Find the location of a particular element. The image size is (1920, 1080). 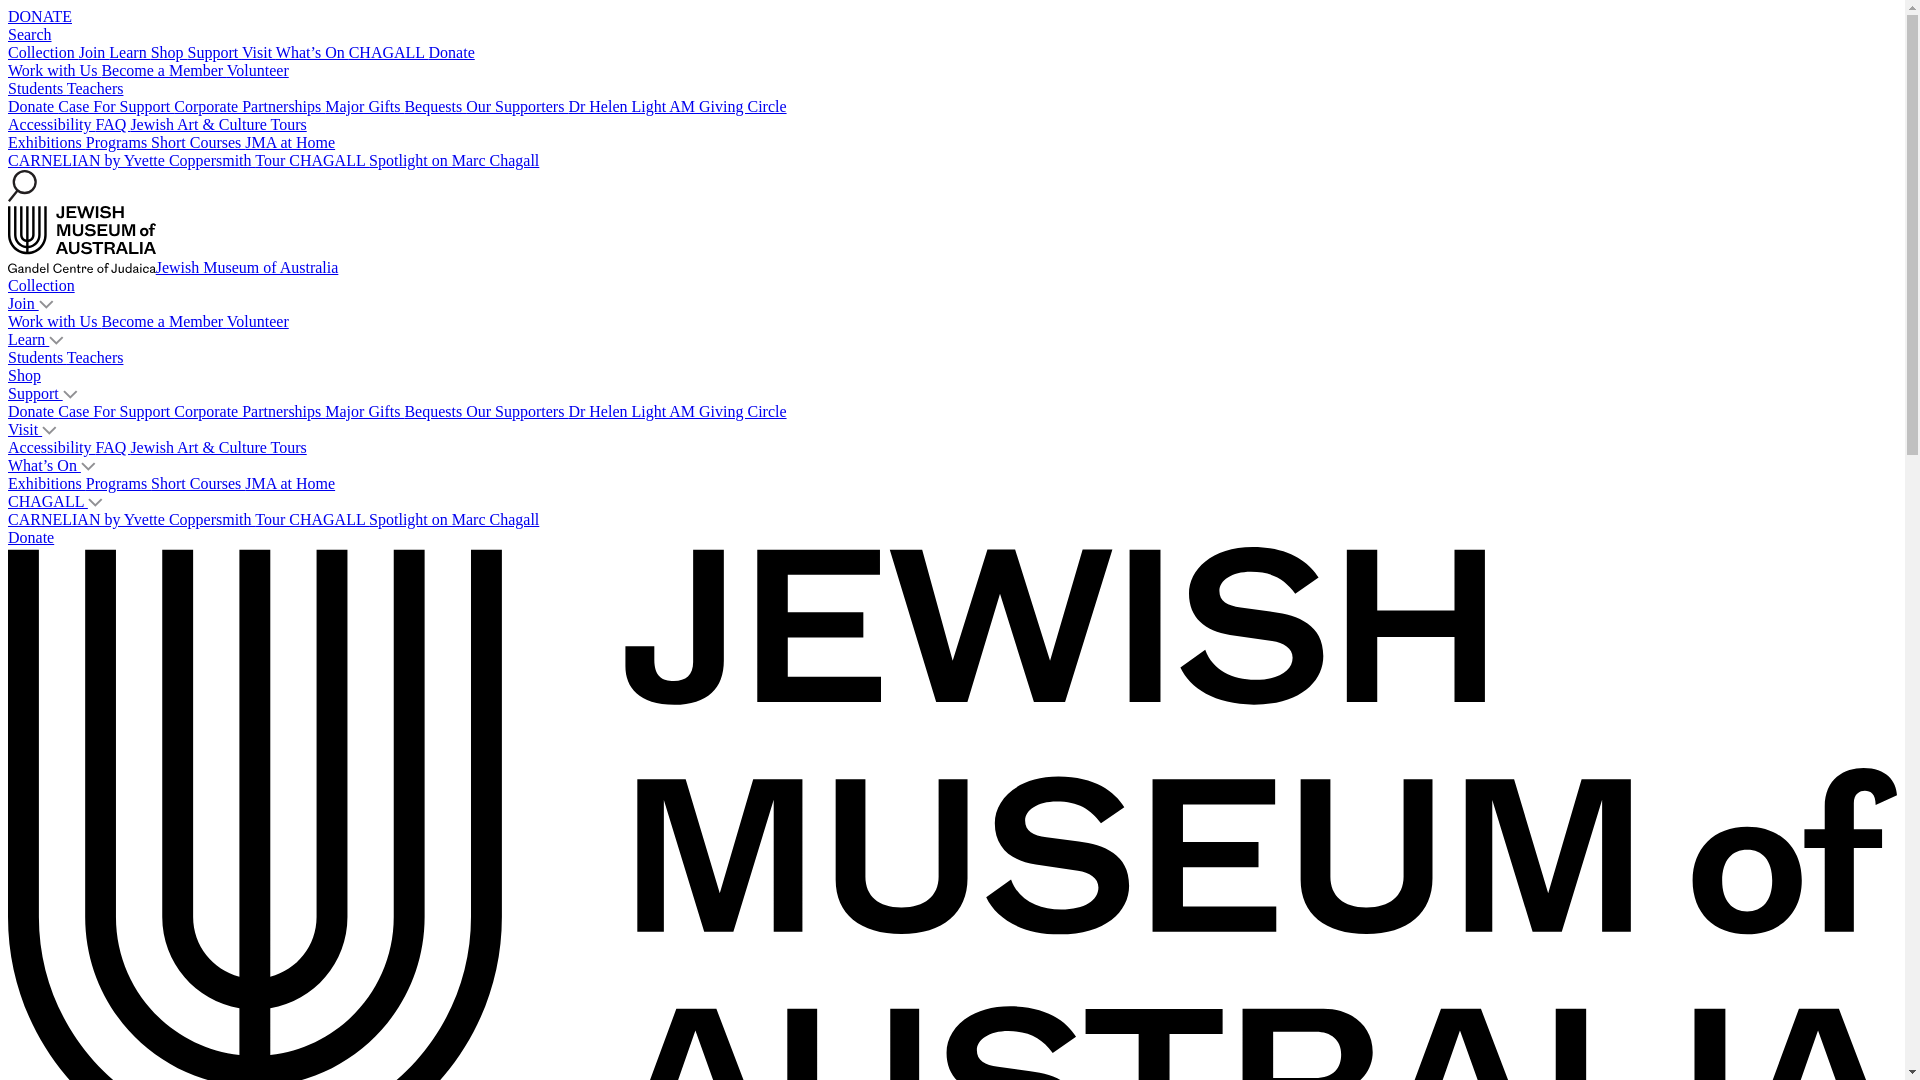

'Support' is located at coordinates (187, 51).